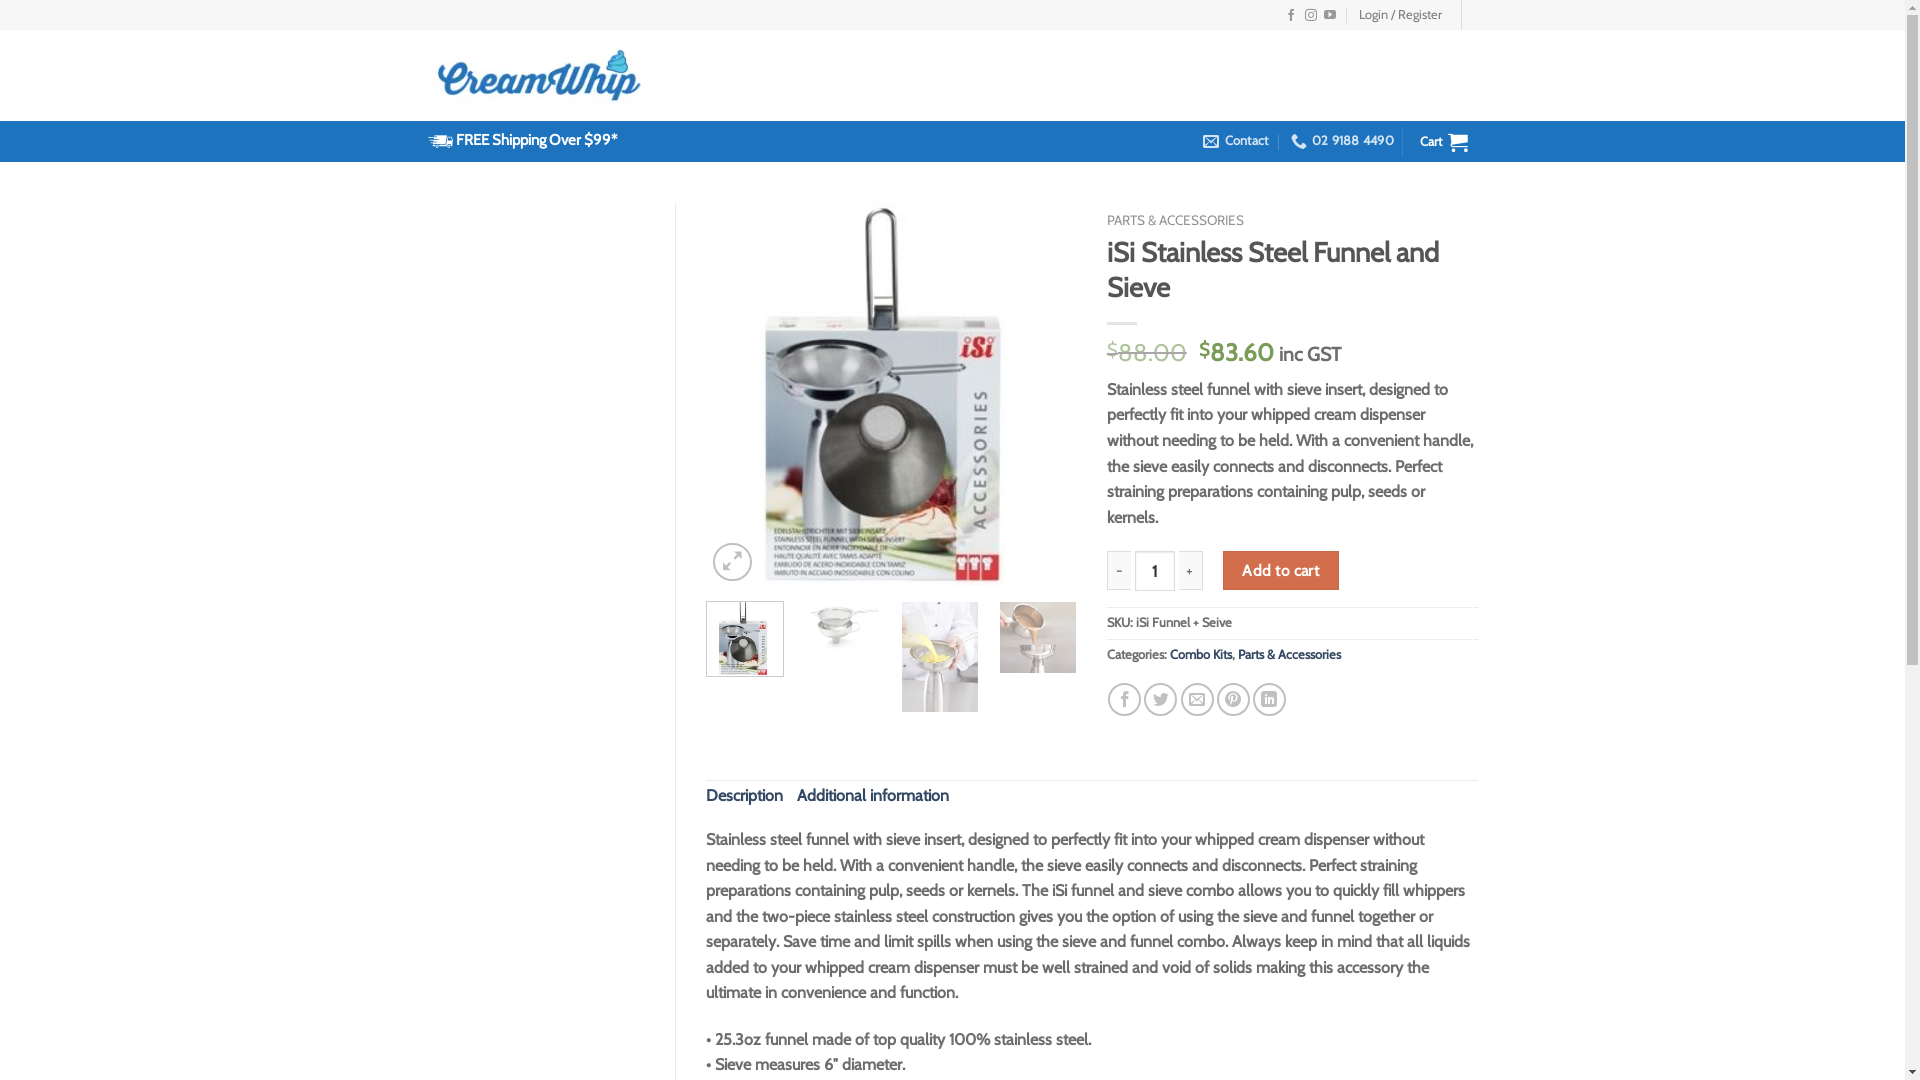  I want to click on 'Qty', so click(1155, 570).